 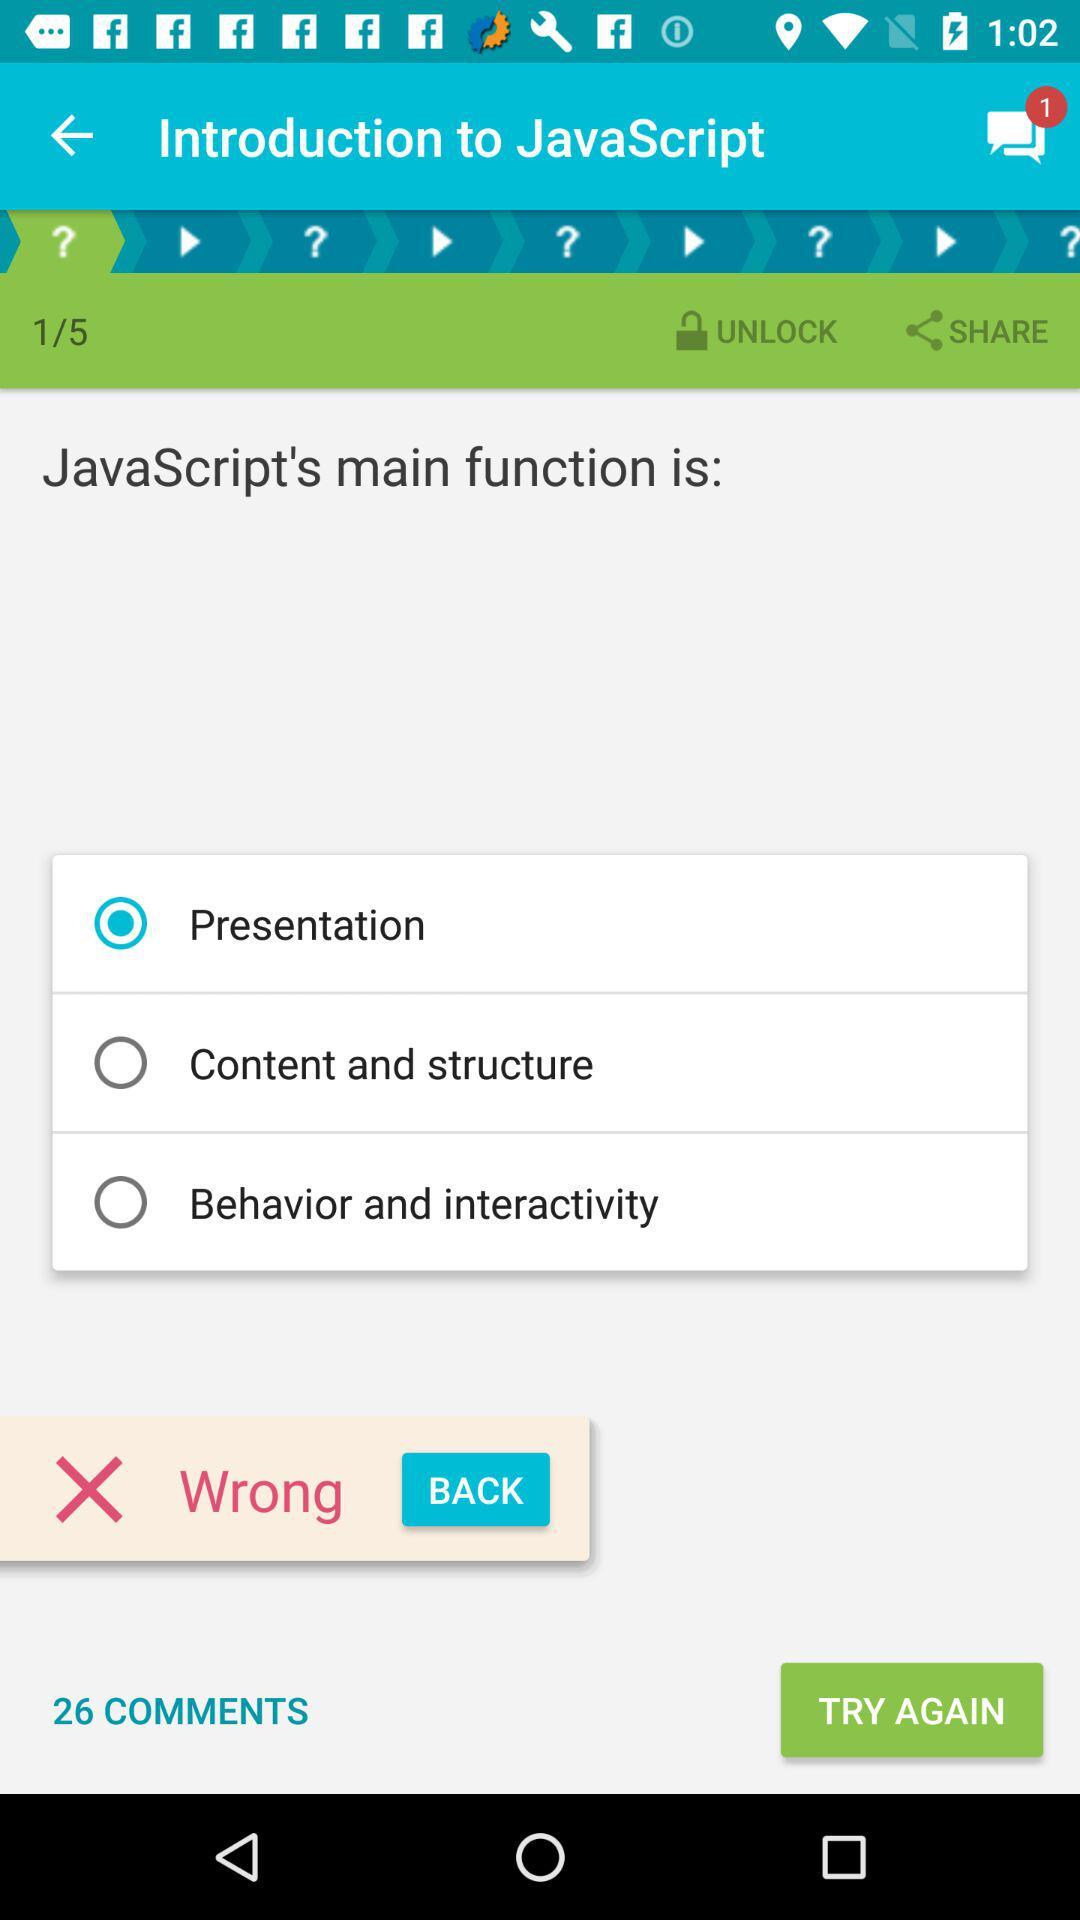 I want to click on open question, so click(x=818, y=240).